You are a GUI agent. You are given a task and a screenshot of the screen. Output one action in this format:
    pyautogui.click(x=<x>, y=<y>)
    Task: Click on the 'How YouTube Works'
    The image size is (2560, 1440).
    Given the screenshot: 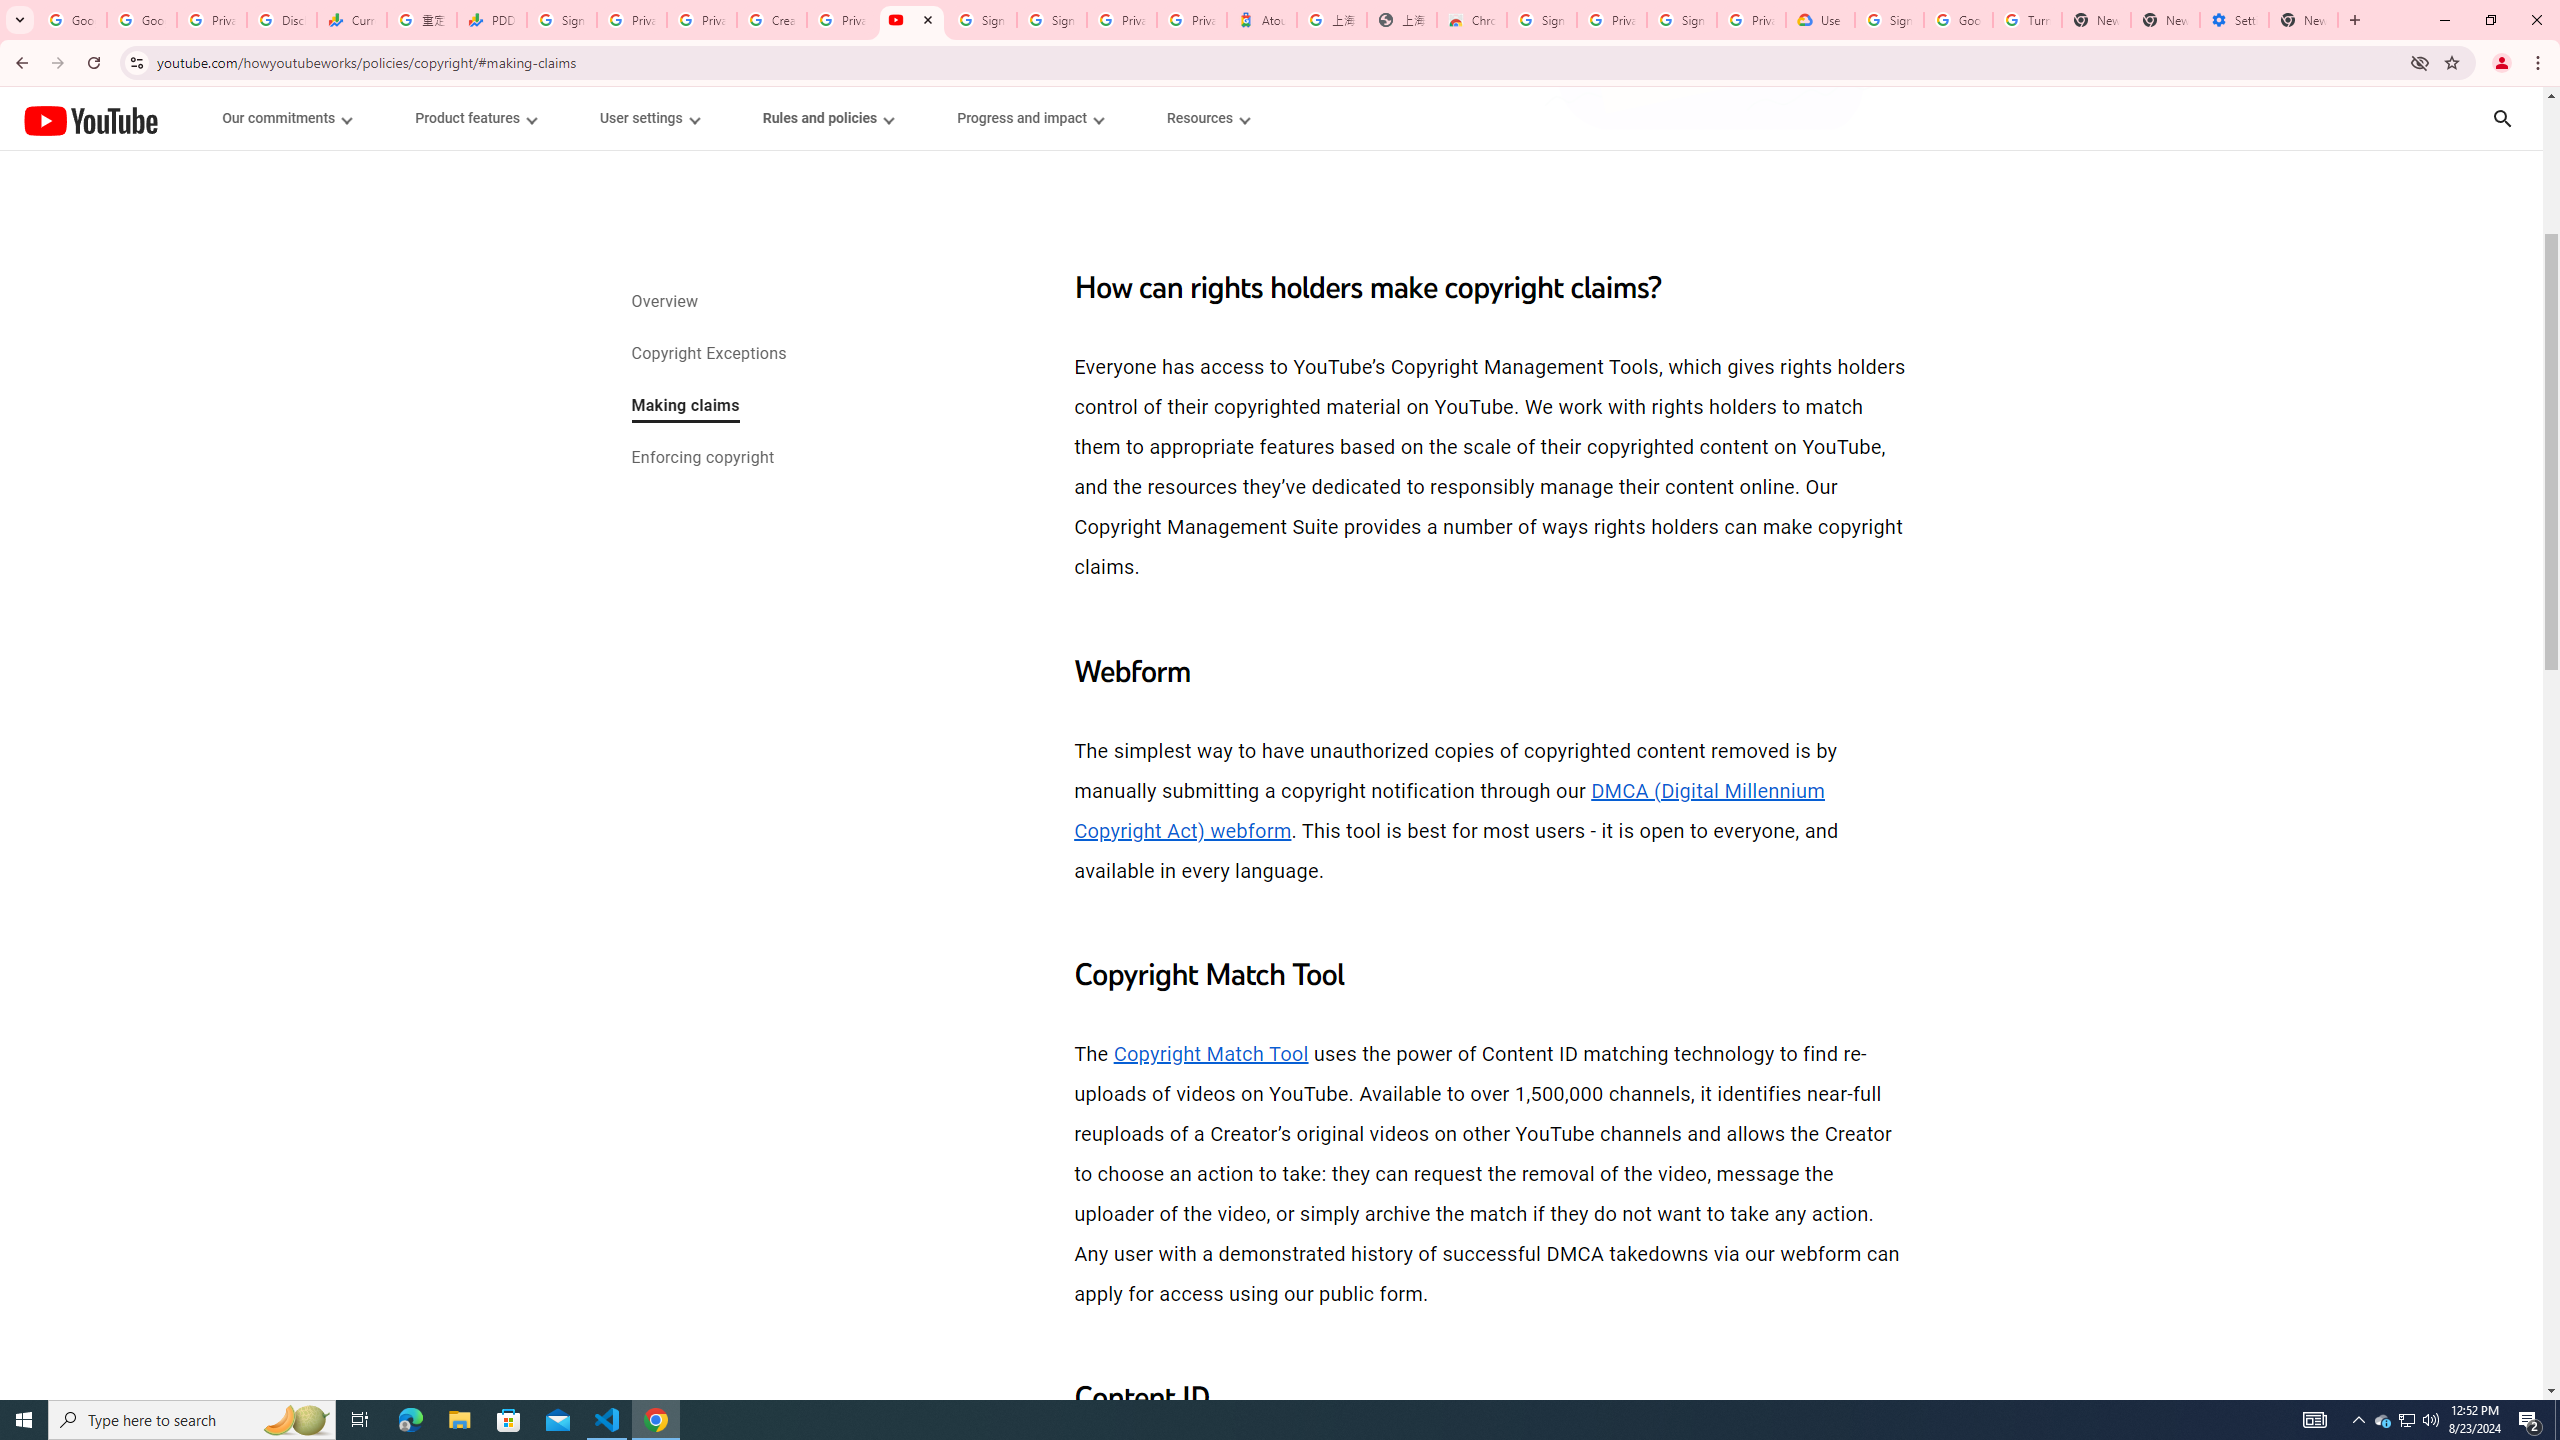 What is the action you would take?
    pyautogui.click(x=89, y=118)
    